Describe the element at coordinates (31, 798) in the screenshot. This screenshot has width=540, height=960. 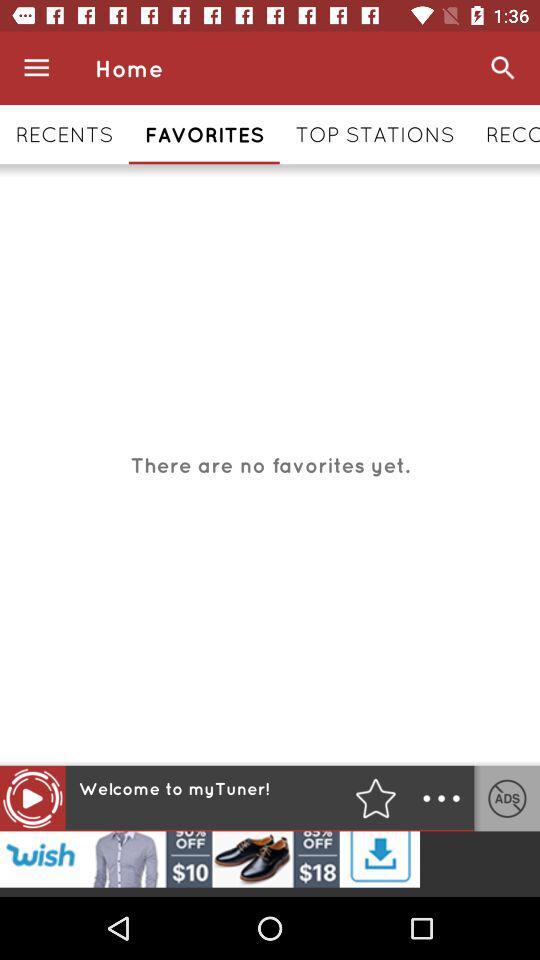
I see `the play icon` at that location.